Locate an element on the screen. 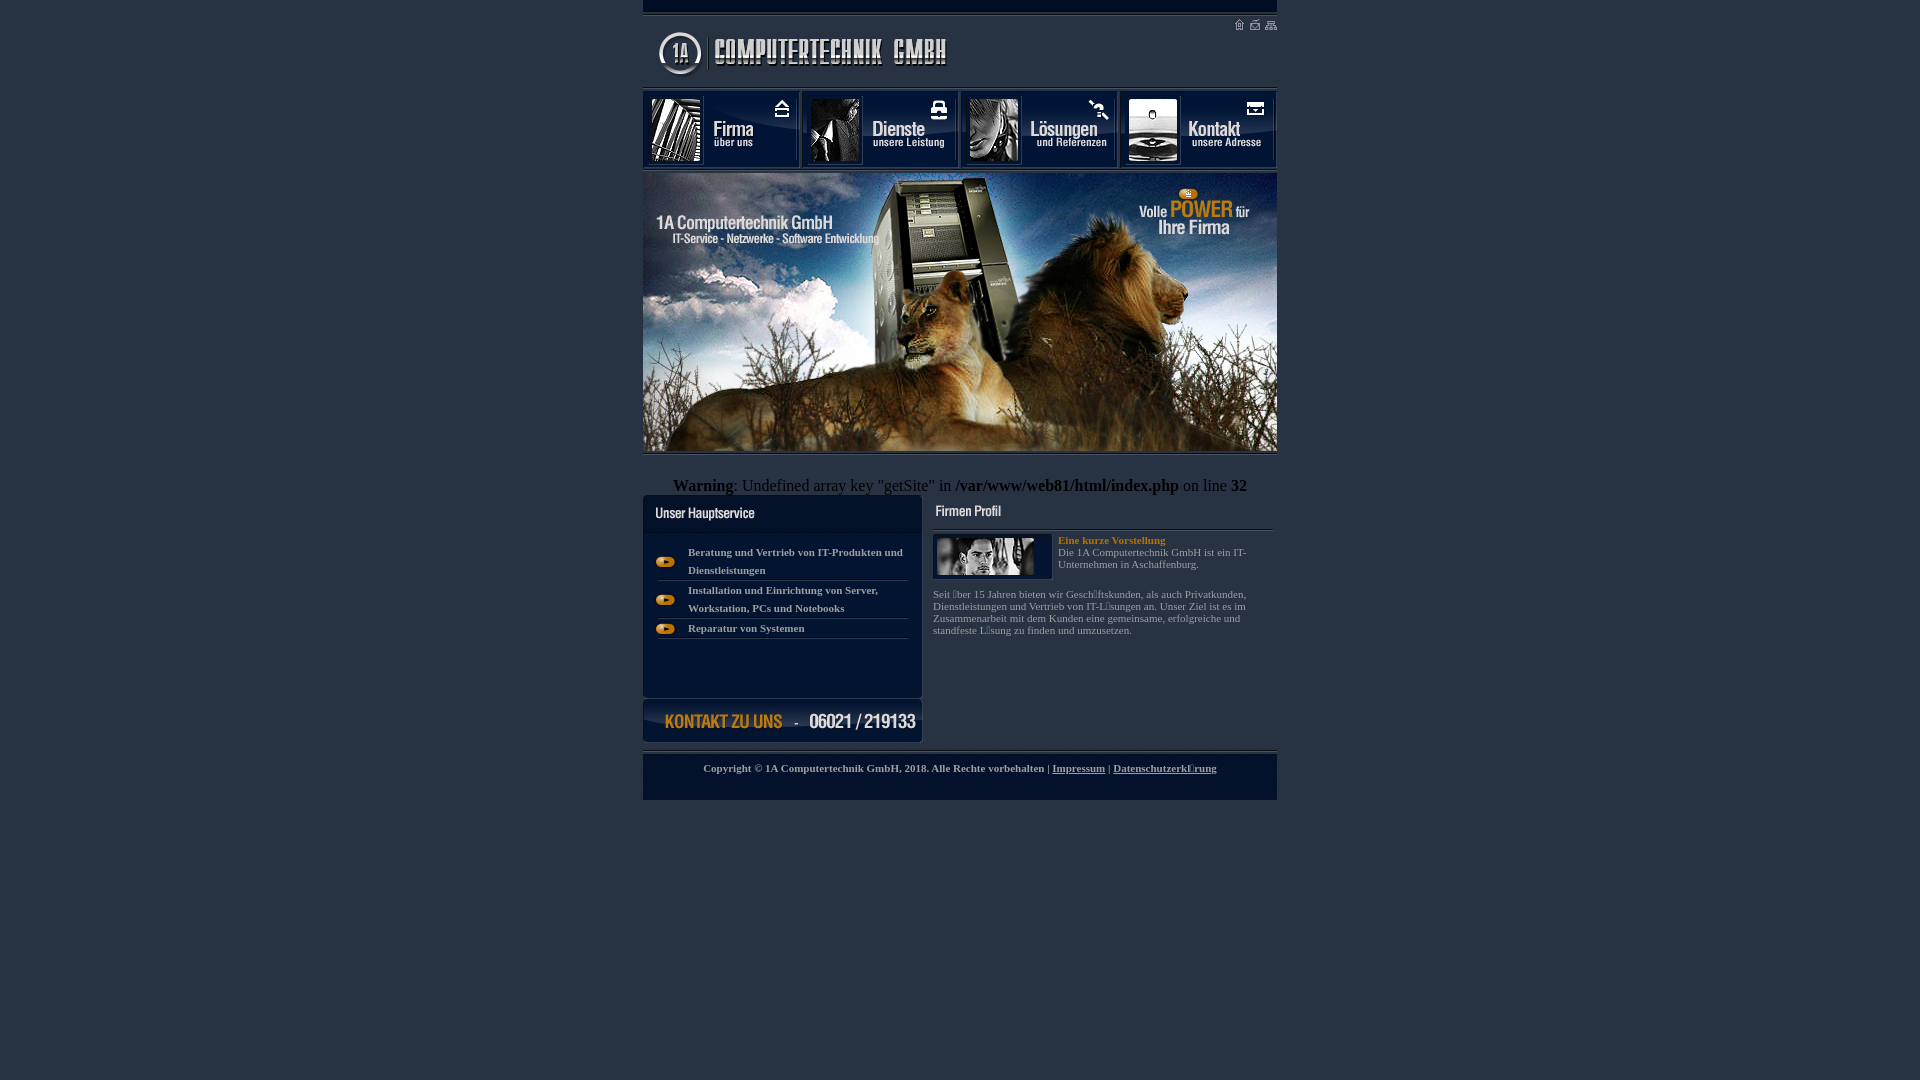 The image size is (1920, 1080). 'Impressum' is located at coordinates (1050, 766).